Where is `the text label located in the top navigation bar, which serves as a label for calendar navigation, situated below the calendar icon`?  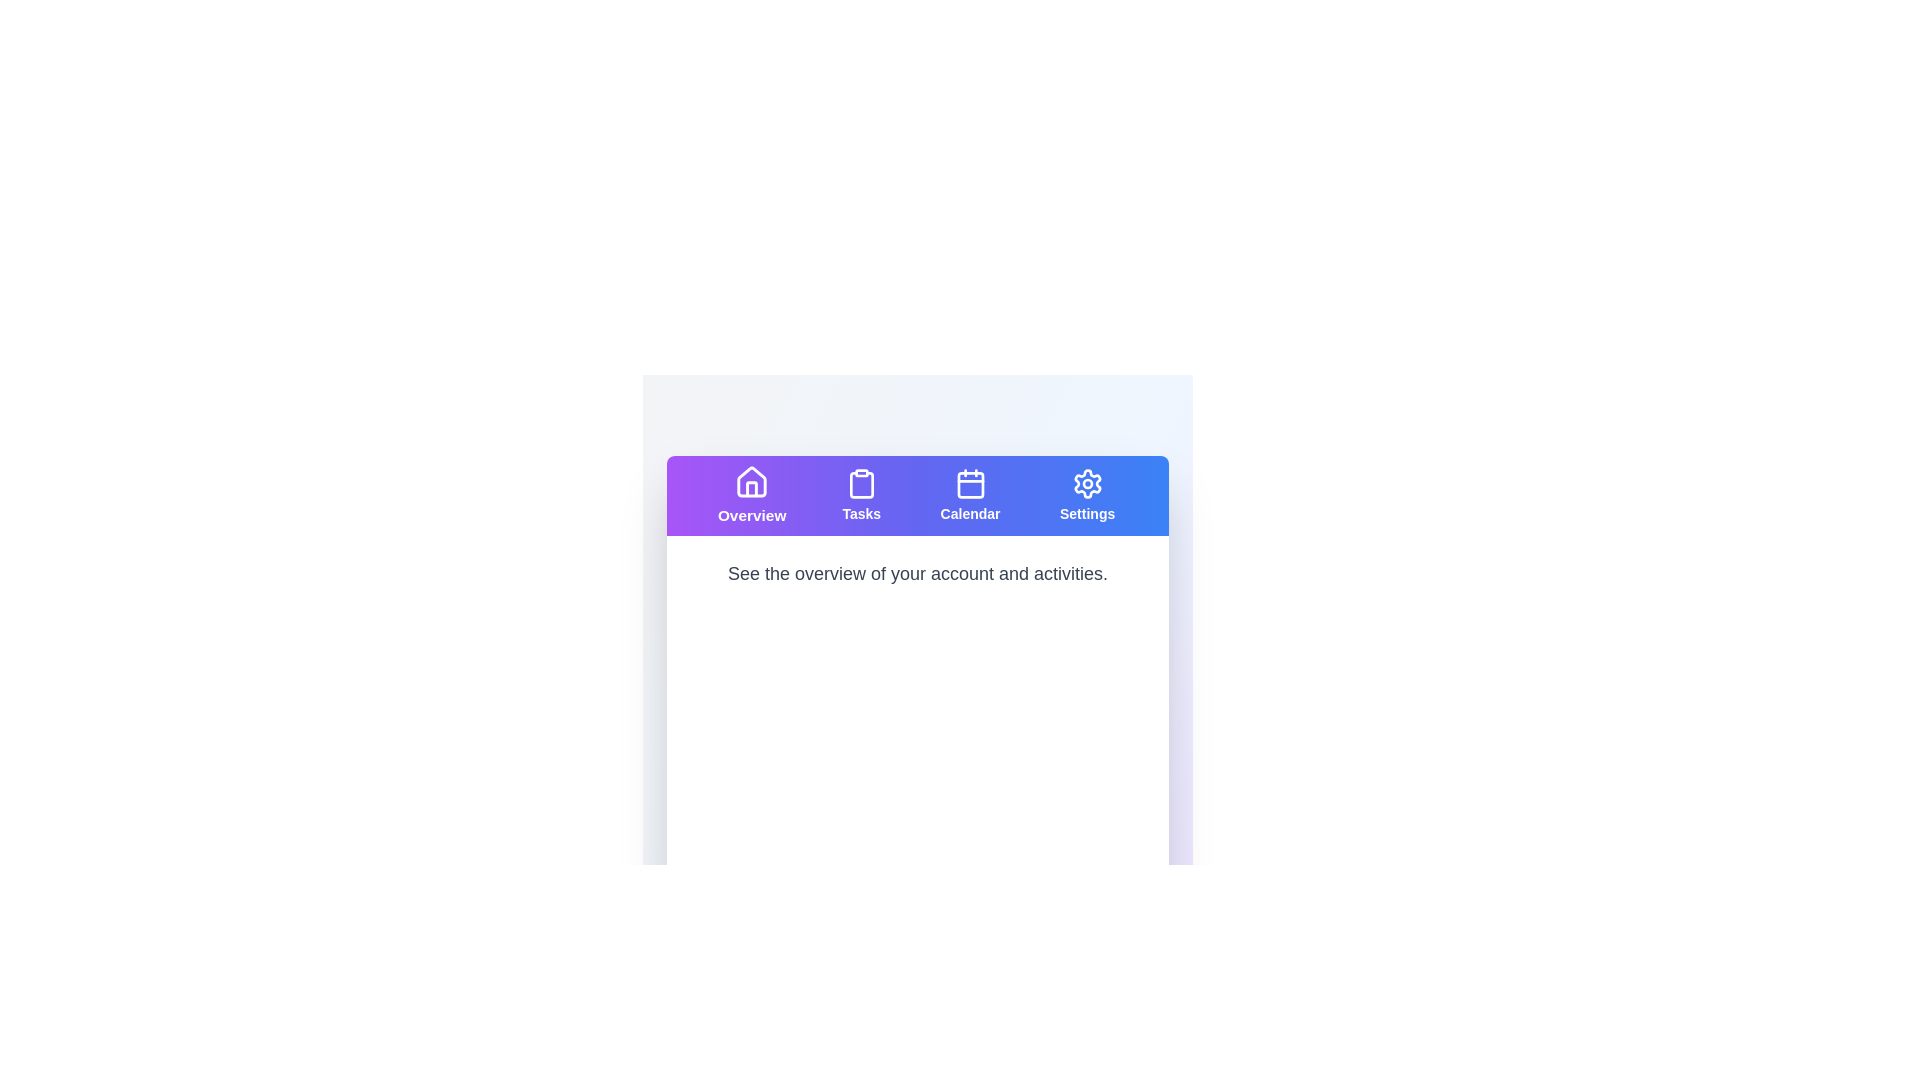
the text label located in the top navigation bar, which serves as a label for calendar navigation, situated below the calendar icon is located at coordinates (970, 513).